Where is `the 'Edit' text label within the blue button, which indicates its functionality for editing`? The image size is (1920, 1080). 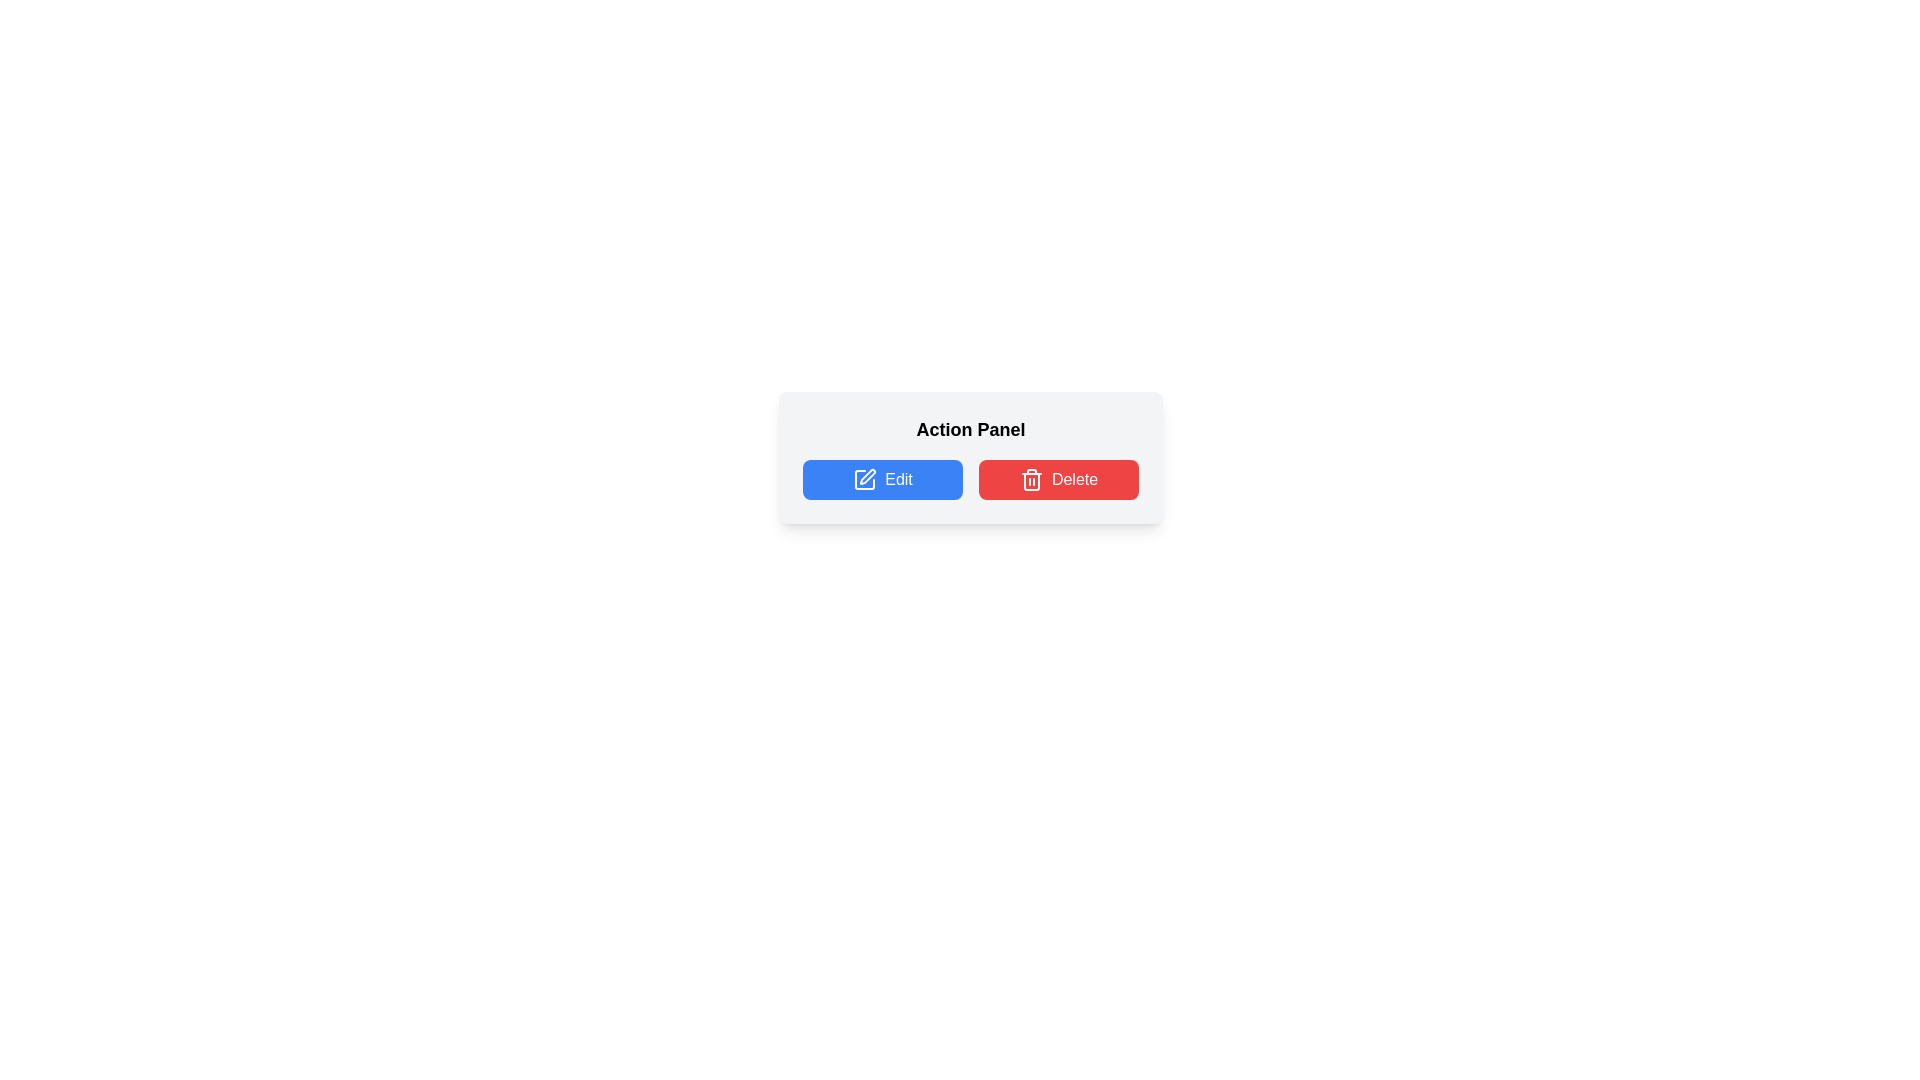
the 'Edit' text label within the blue button, which indicates its functionality for editing is located at coordinates (897, 479).